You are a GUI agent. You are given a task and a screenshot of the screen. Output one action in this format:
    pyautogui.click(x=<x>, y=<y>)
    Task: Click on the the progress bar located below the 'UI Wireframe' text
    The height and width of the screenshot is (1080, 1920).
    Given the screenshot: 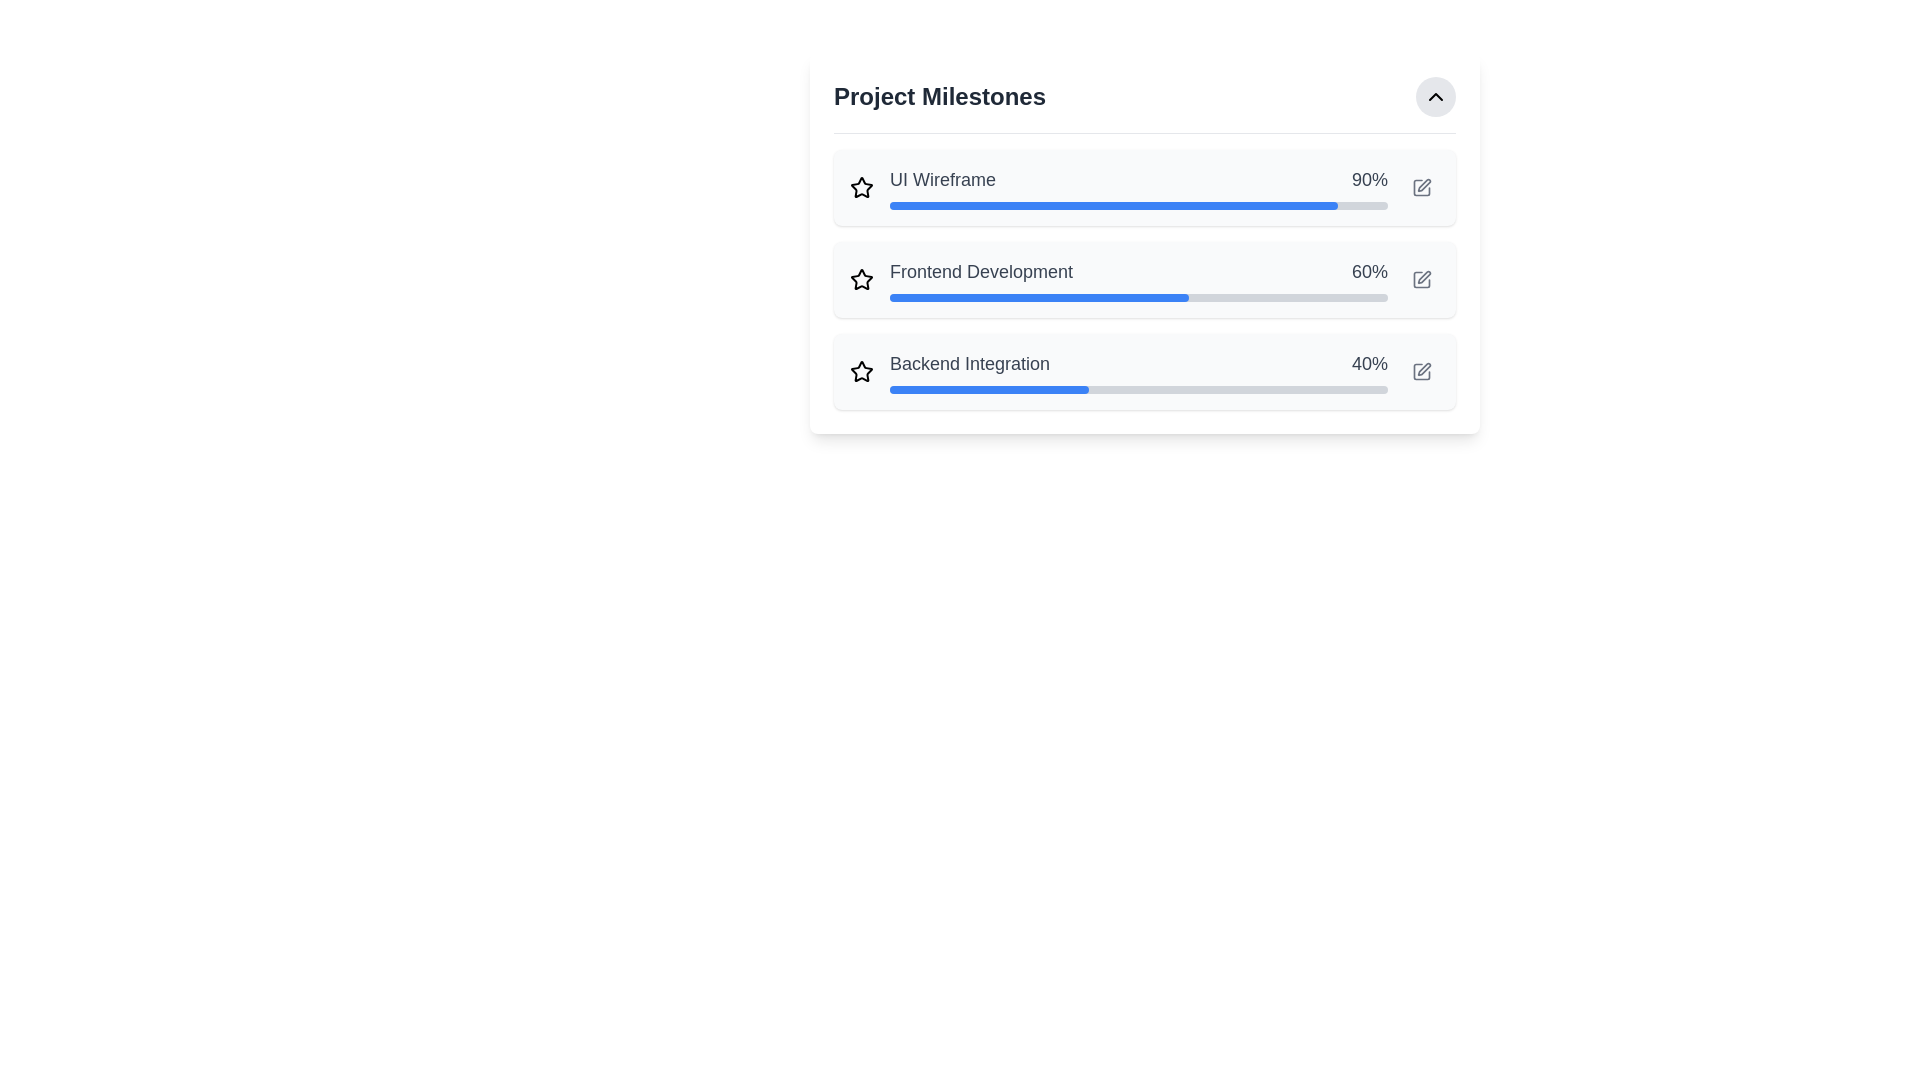 What is the action you would take?
    pyautogui.click(x=1138, y=205)
    